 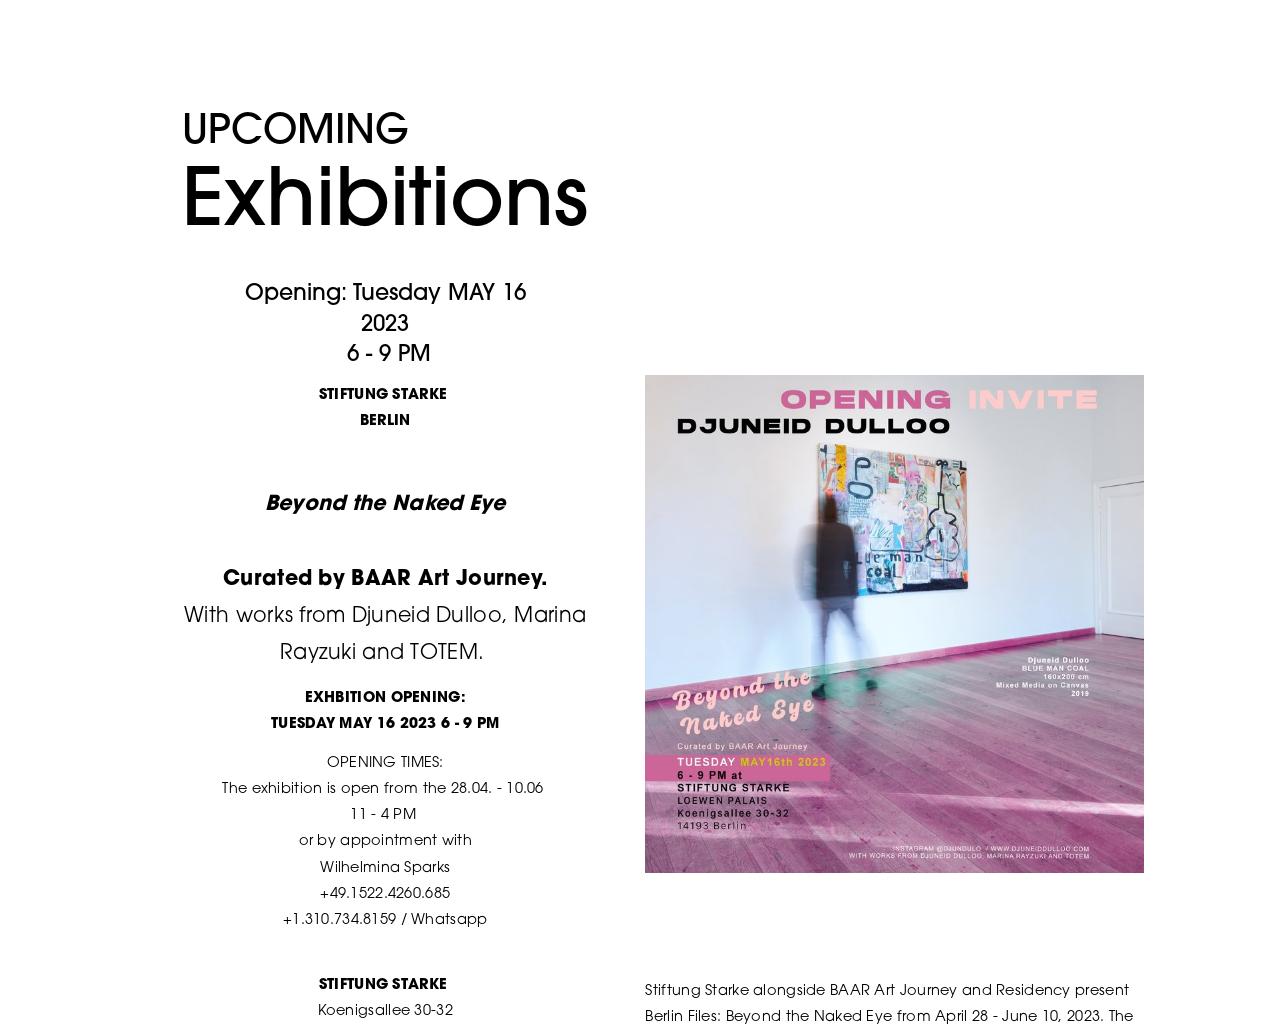 What do you see at coordinates (384, 420) in the screenshot?
I see `'BERLIN'` at bounding box center [384, 420].